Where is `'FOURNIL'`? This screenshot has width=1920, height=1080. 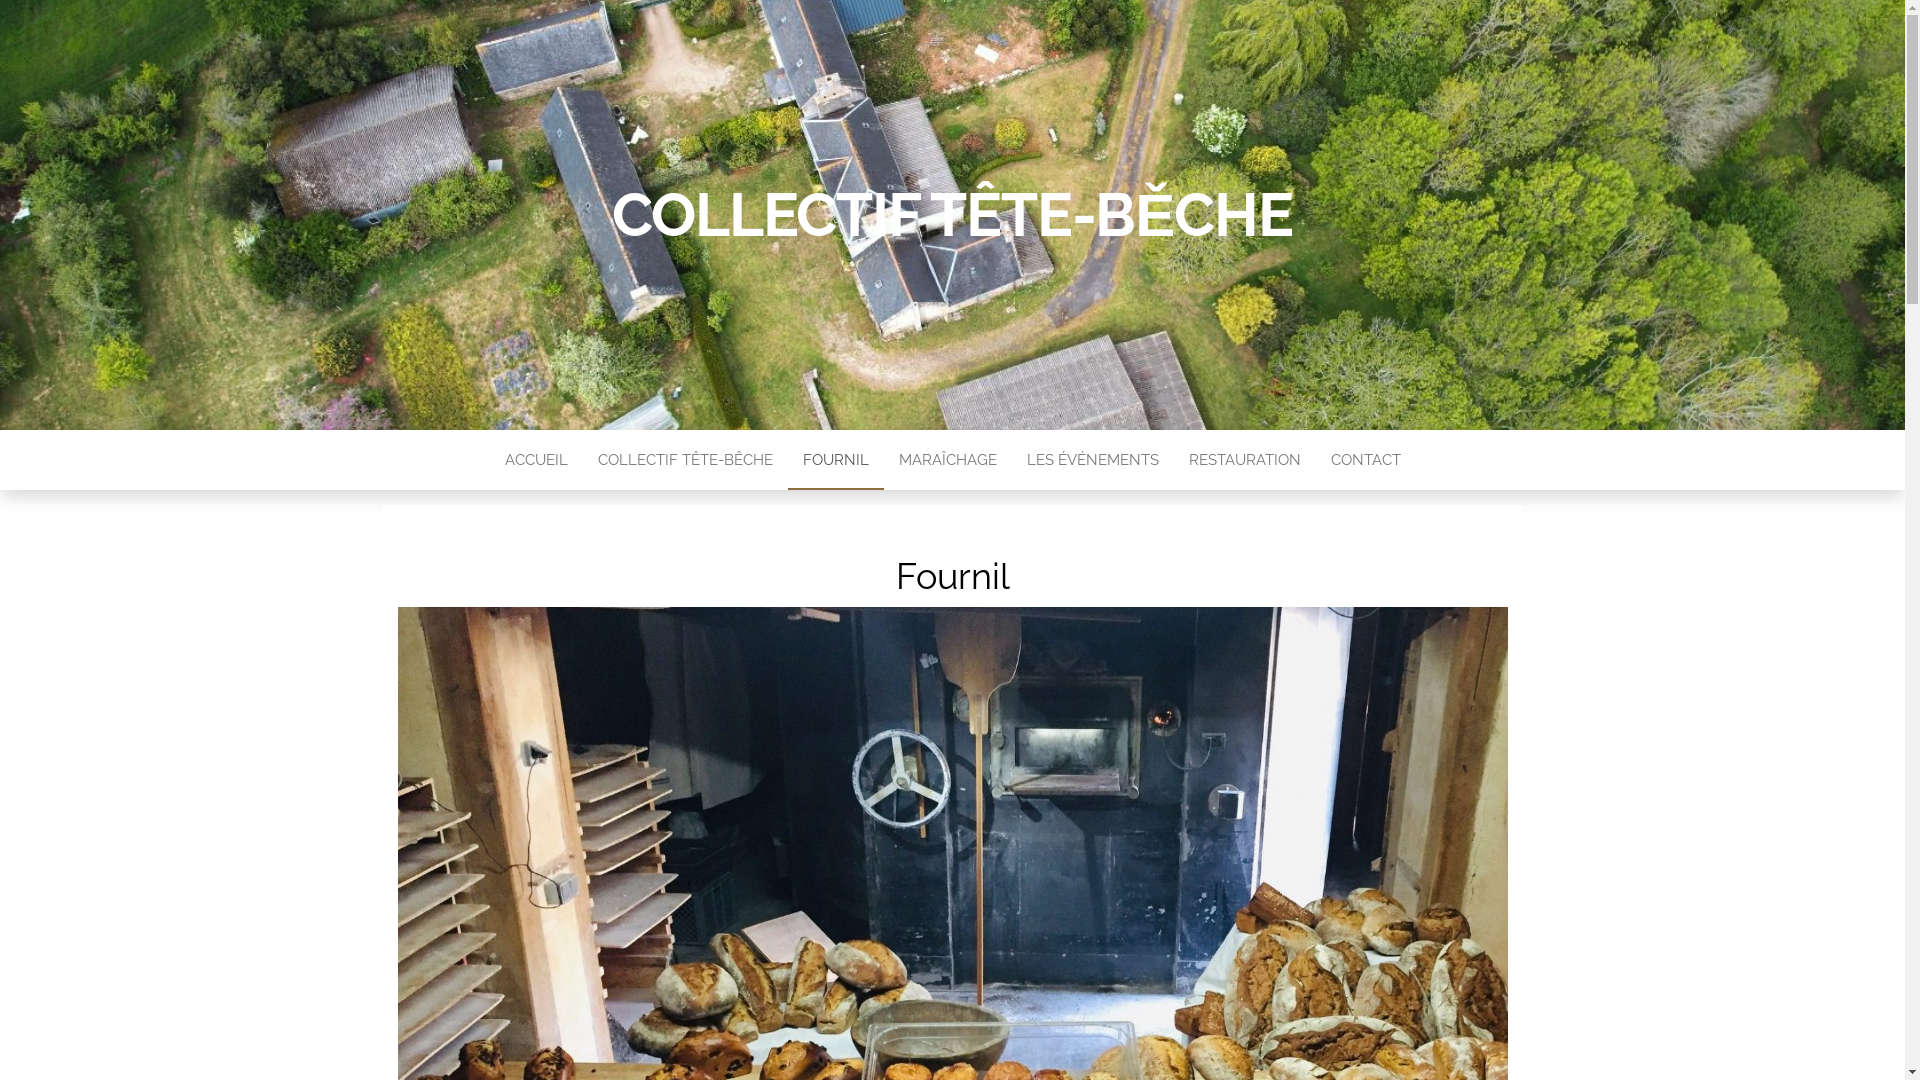 'FOURNIL' is located at coordinates (786, 459).